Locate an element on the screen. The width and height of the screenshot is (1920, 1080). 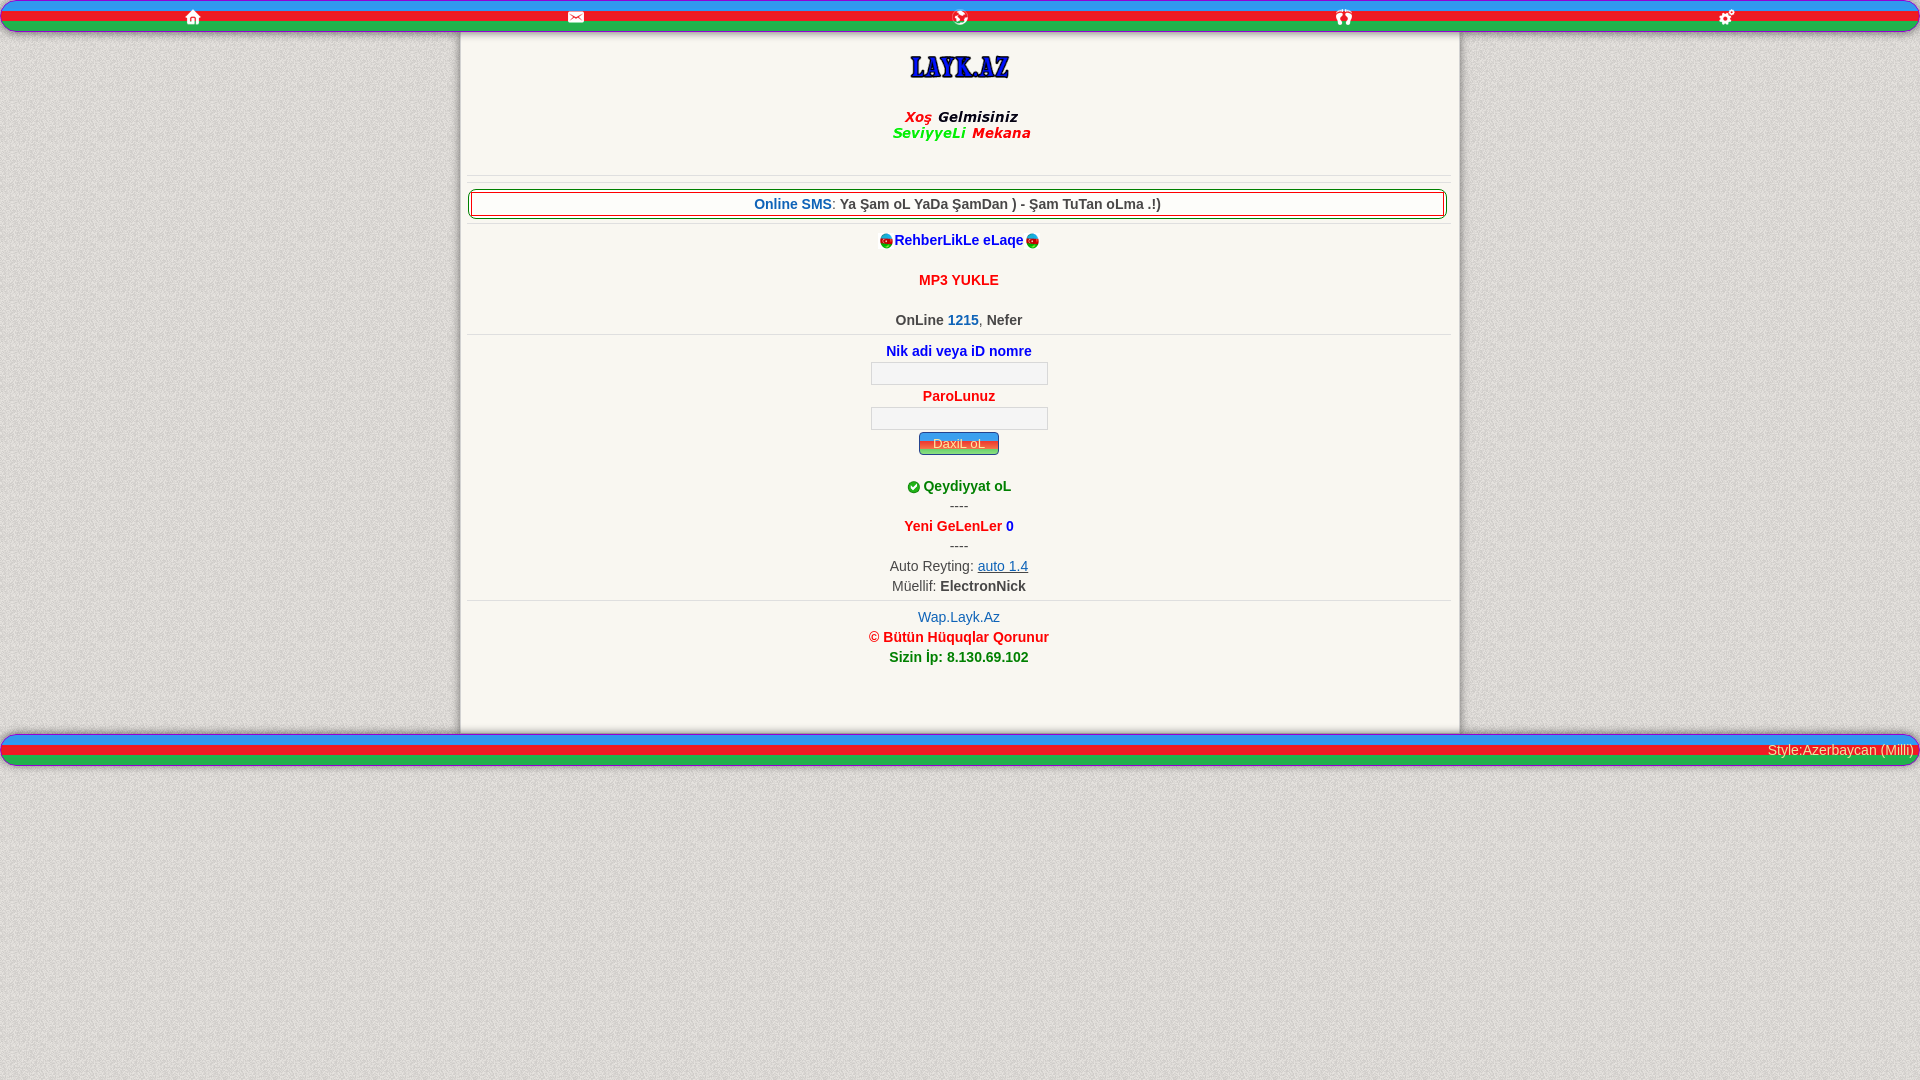
'Qonaqlar' is located at coordinates (1344, 16).